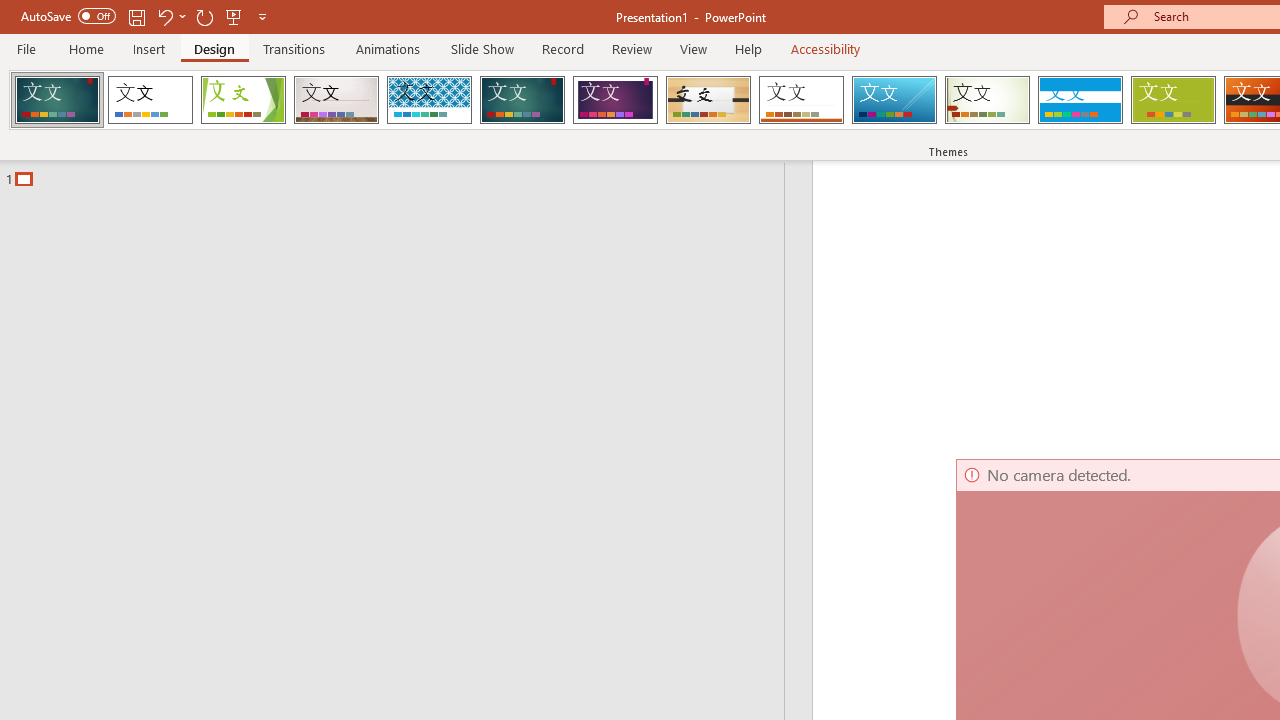 This screenshot has height=720, width=1280. Describe the element at coordinates (708, 100) in the screenshot. I see `'Organic'` at that location.